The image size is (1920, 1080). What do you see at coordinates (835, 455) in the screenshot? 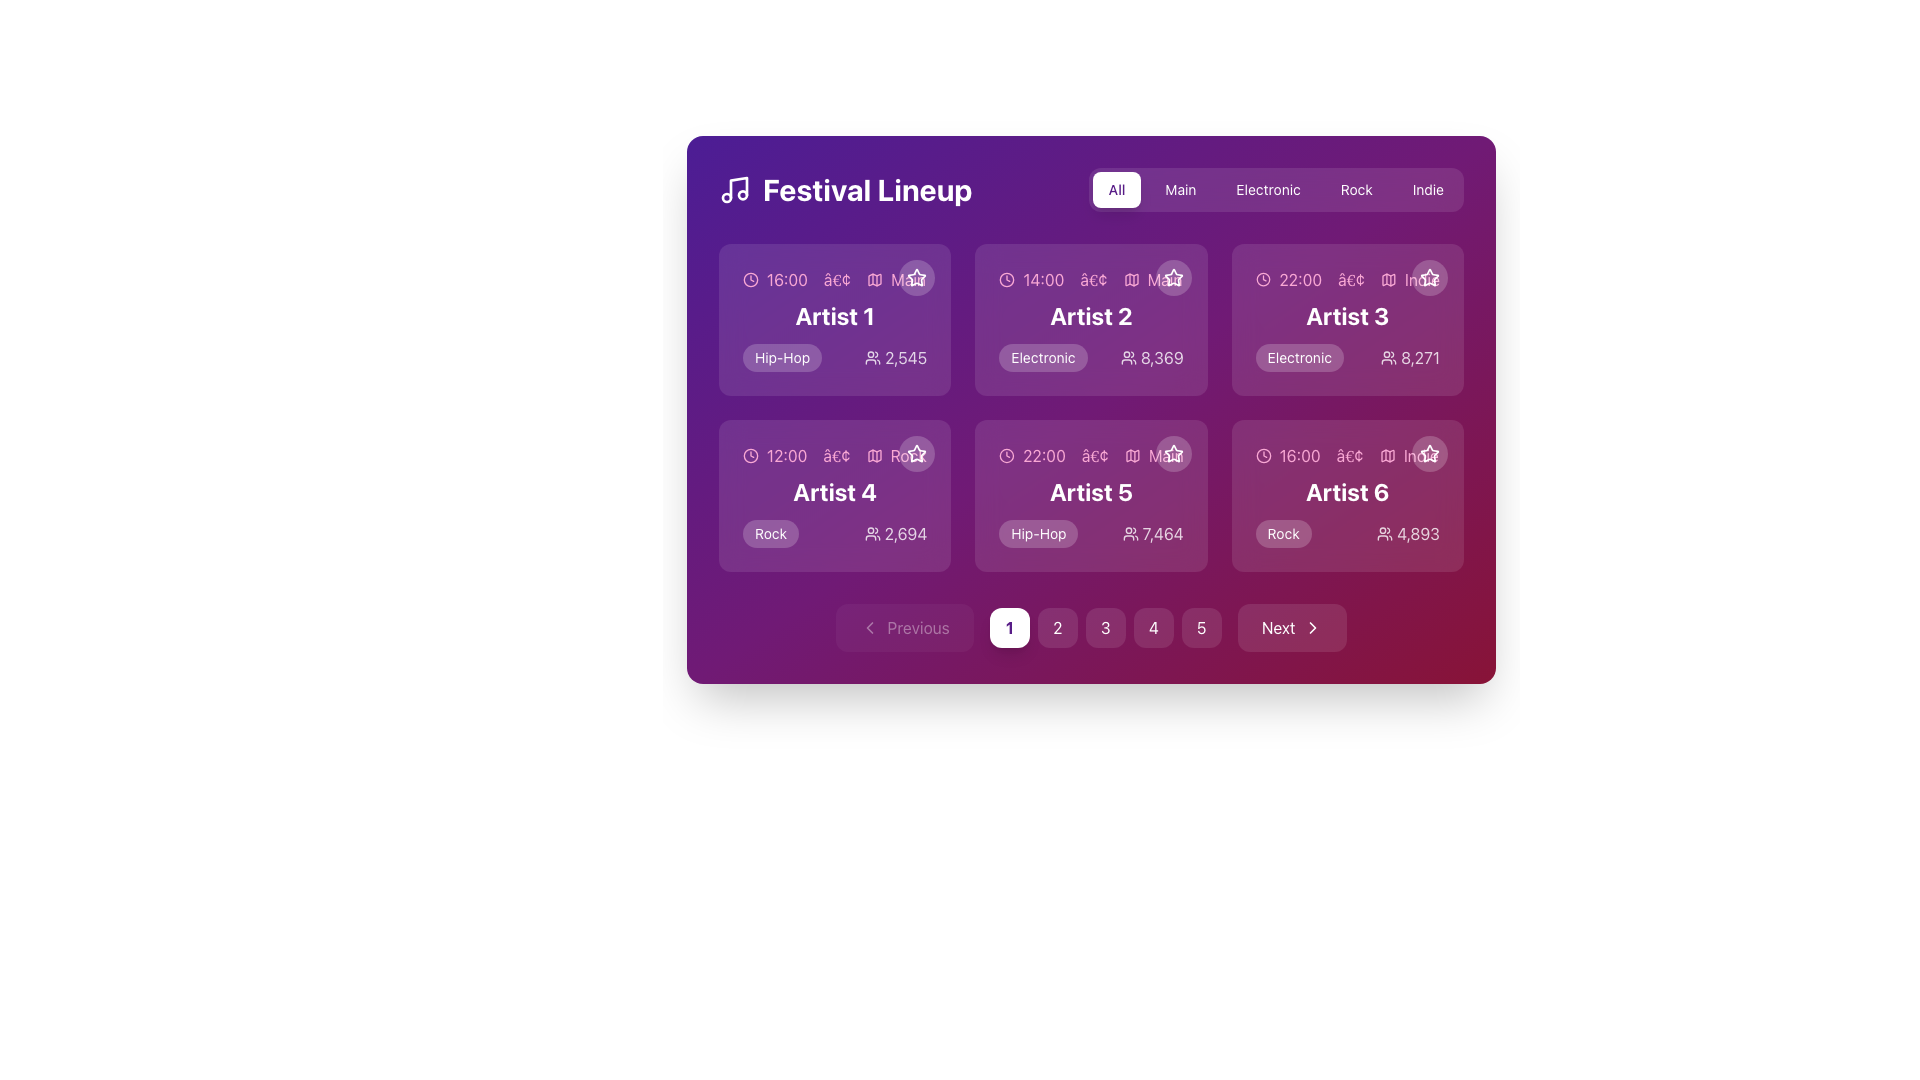
I see `the text and icons displaying '12:00', a dot symbol, and 'rock' in pink color, located at the top-left section of the card for 'Artist 4' within the 'Festival Lineup' grid` at bounding box center [835, 455].